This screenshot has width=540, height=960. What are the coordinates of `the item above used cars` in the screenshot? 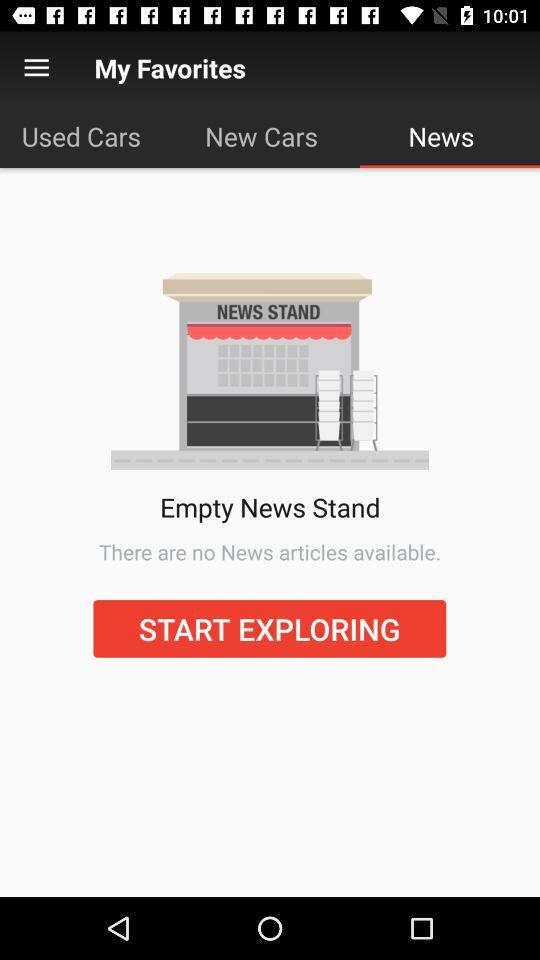 It's located at (36, 68).